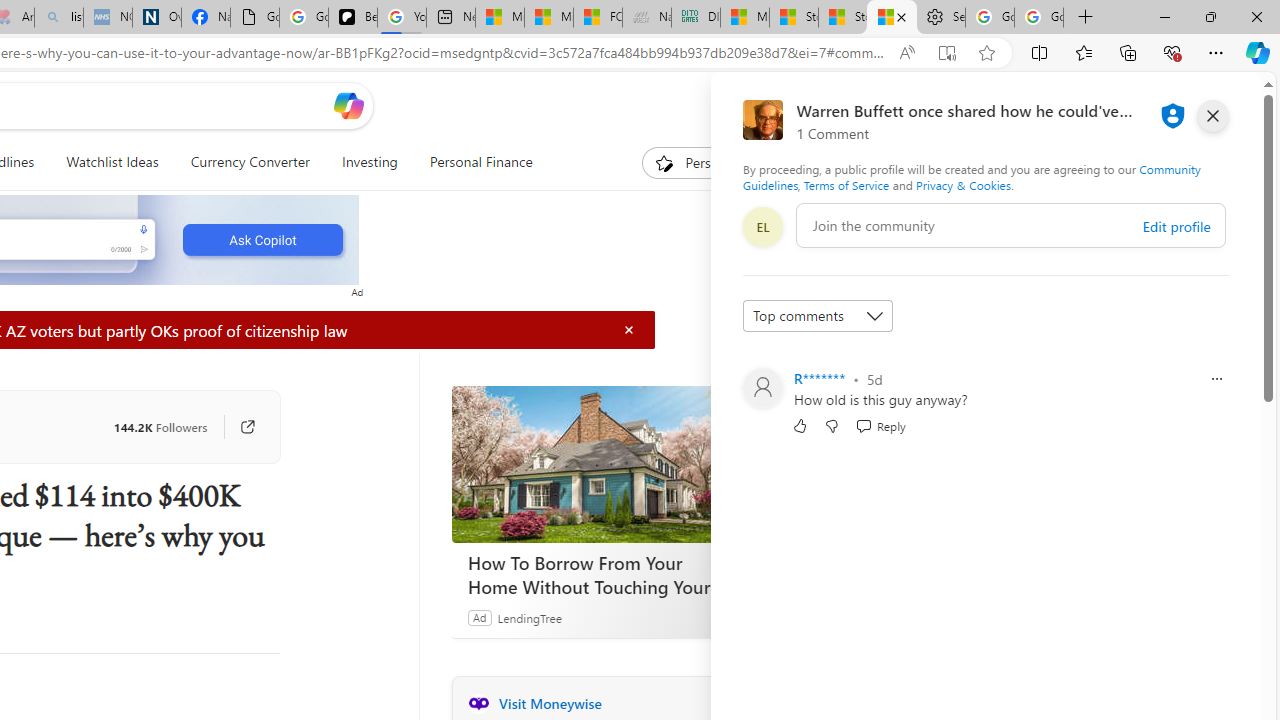  I want to click on 'Watchlist Ideas', so click(111, 162).